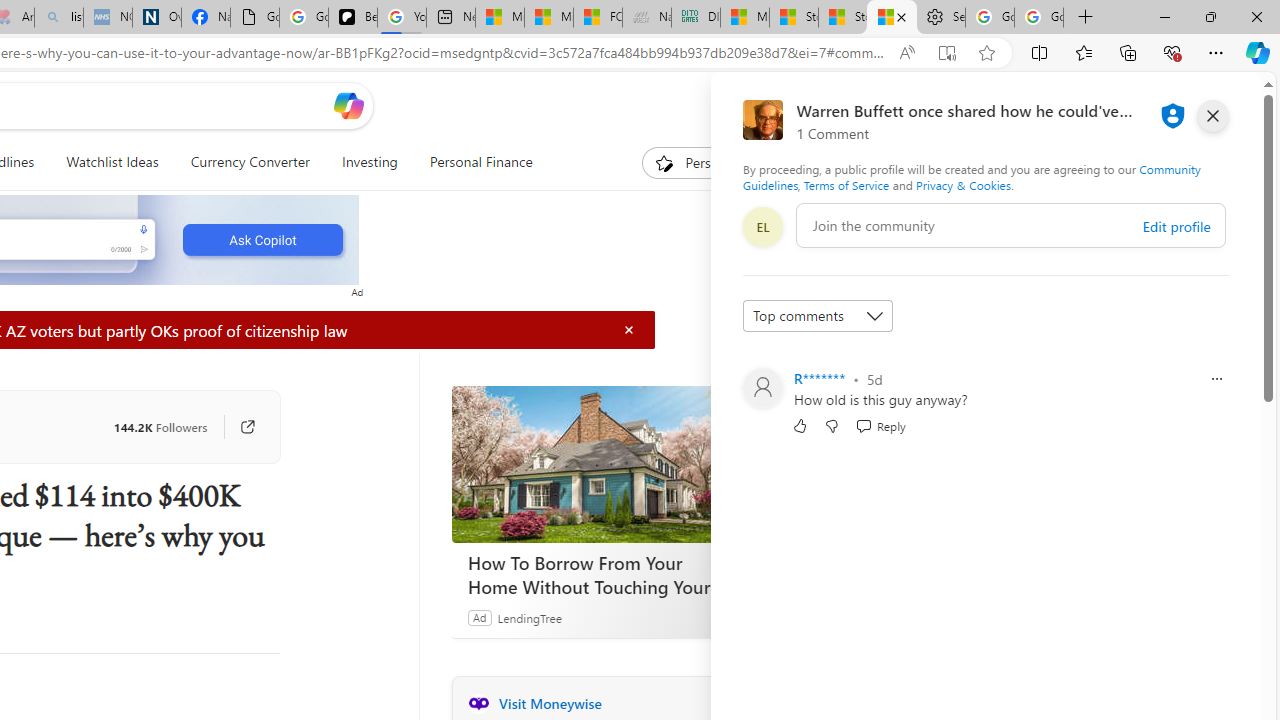  I want to click on 'Watchlist Ideas', so click(111, 162).